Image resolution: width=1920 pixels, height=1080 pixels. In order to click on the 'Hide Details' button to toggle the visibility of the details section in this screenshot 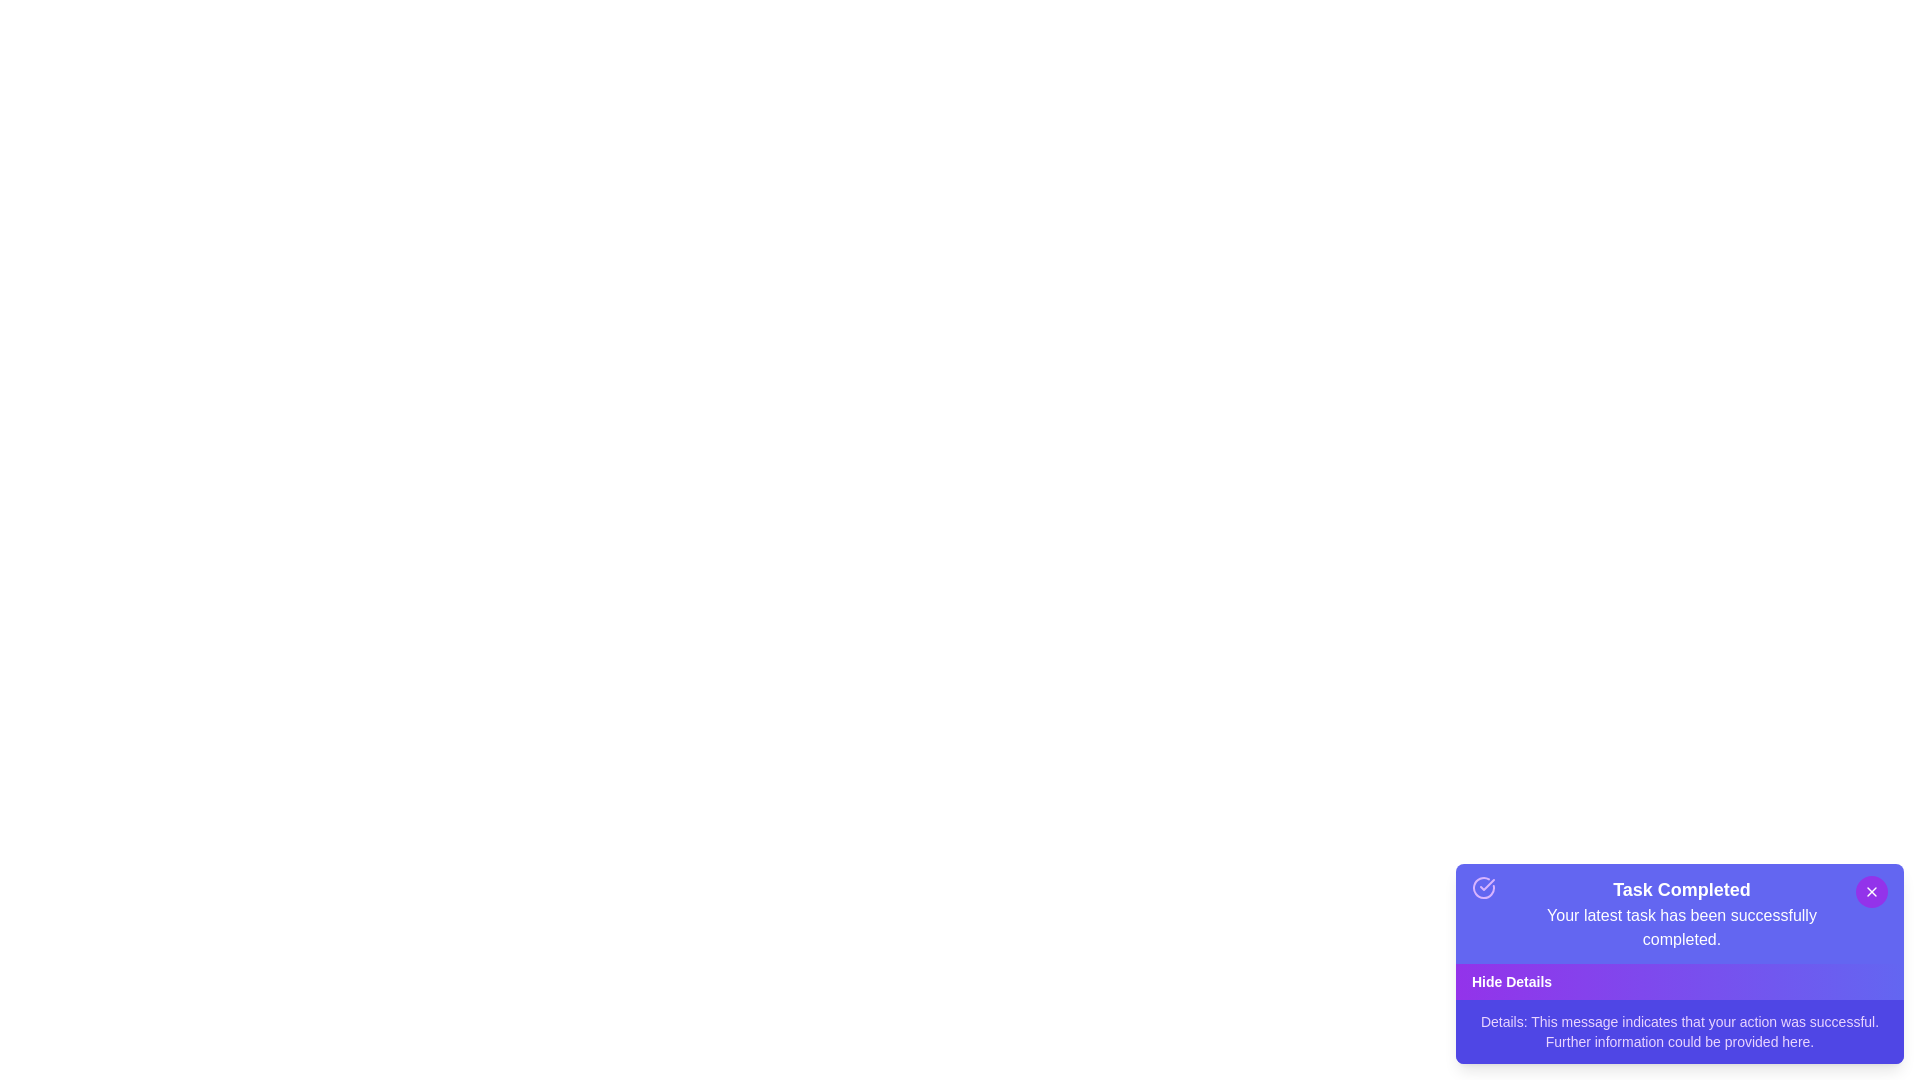, I will do `click(1680, 981)`.